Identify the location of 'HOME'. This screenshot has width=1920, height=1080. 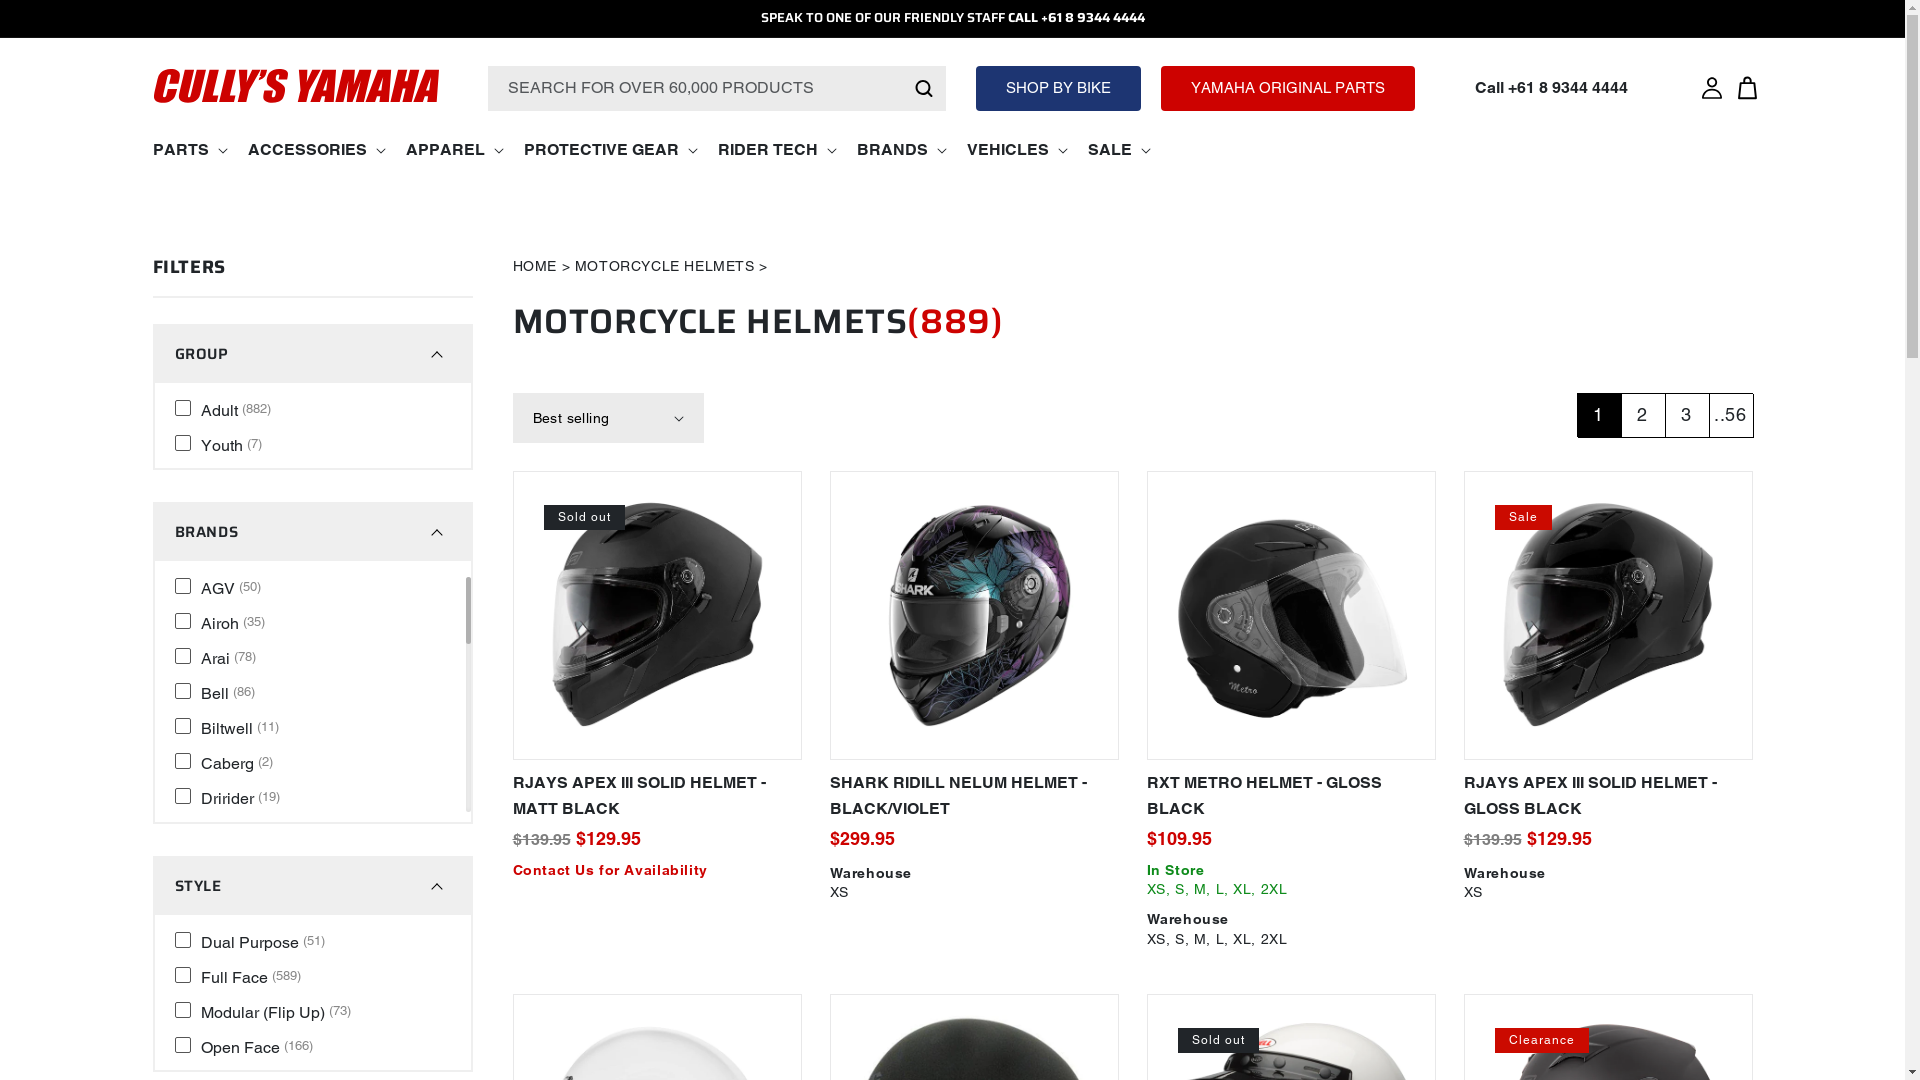
(533, 265).